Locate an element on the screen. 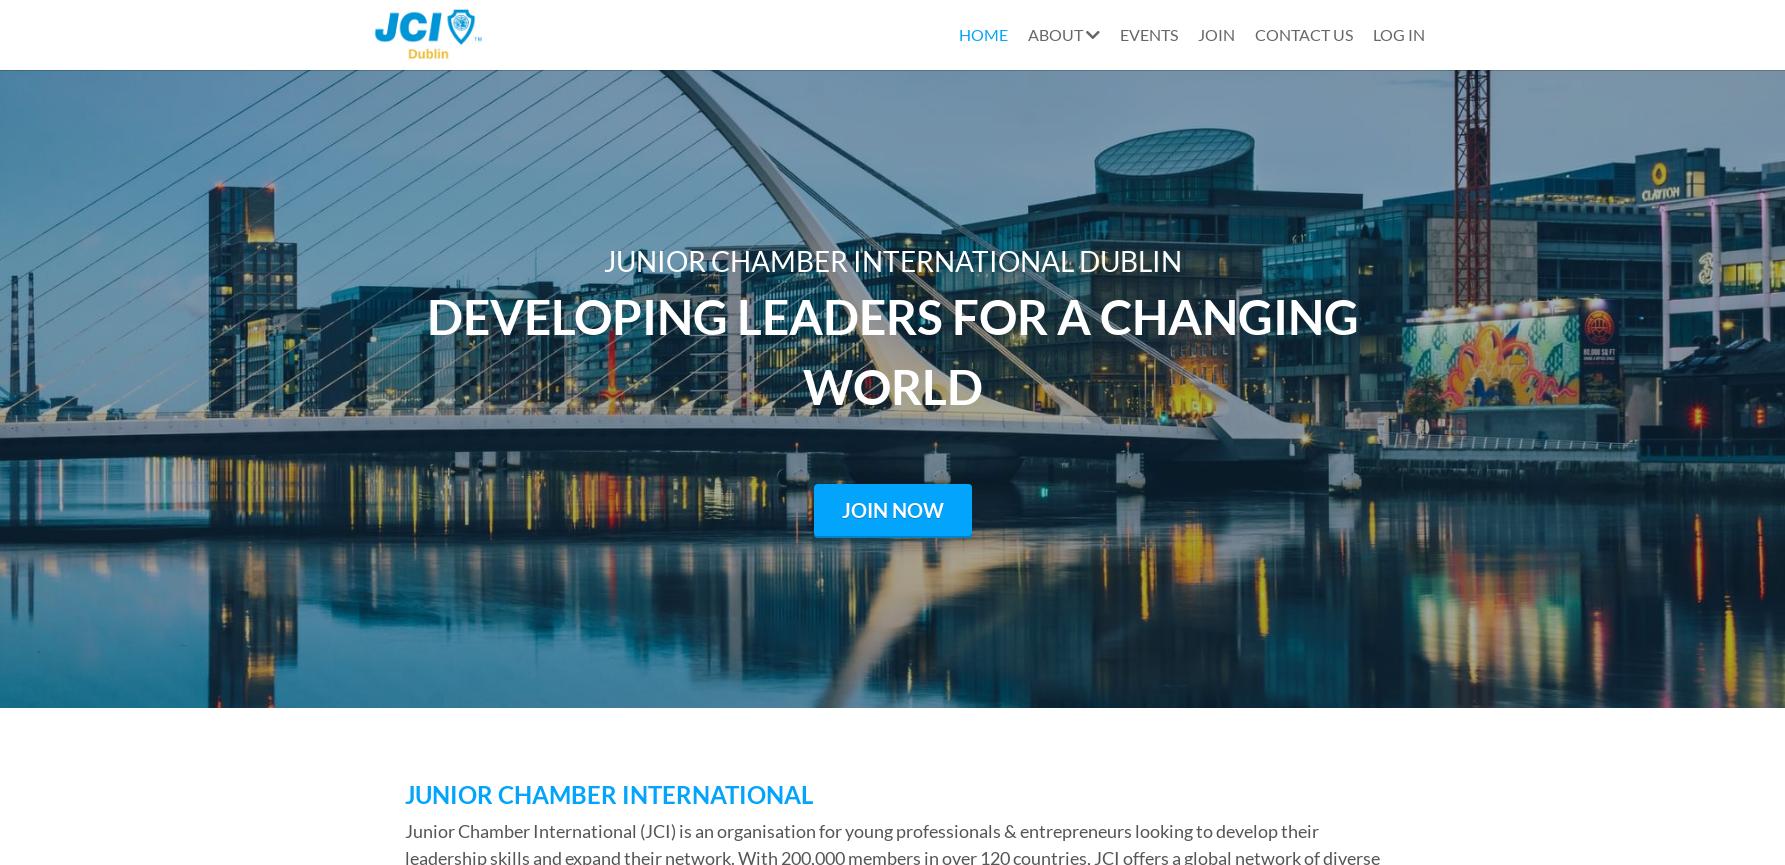 This screenshot has width=1785, height=865. 'EVENTS' is located at coordinates (1119, 34).